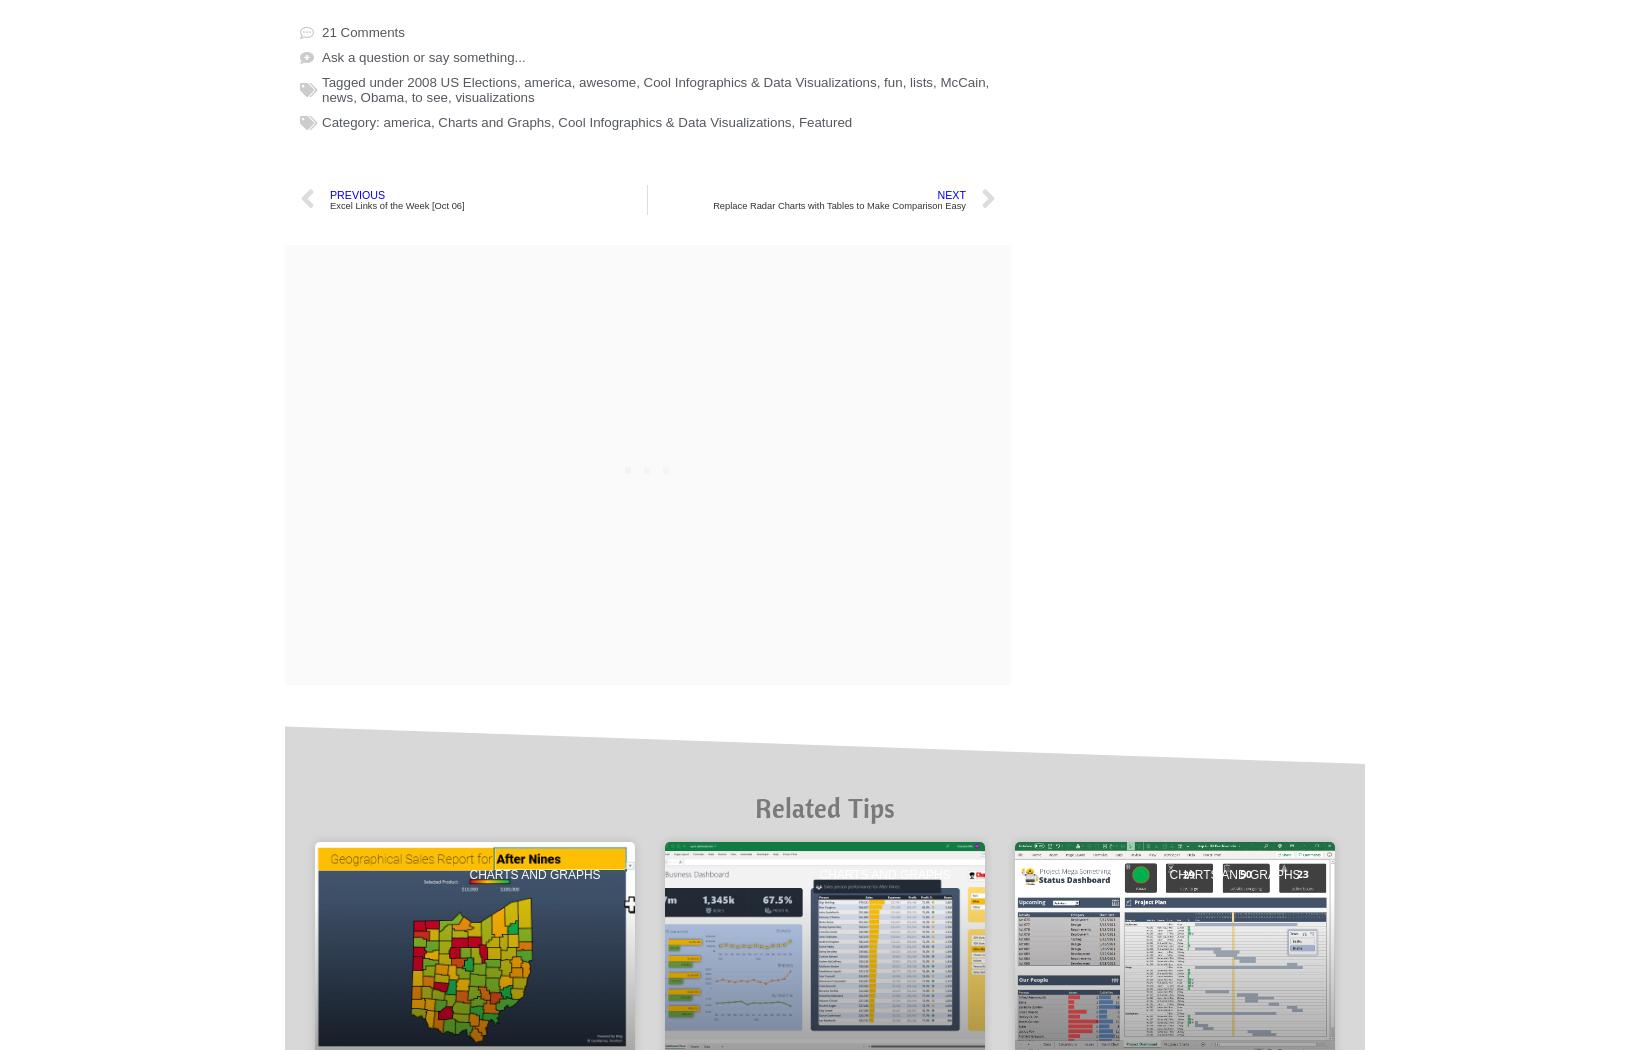  I want to click on 'Next', so click(951, 879).